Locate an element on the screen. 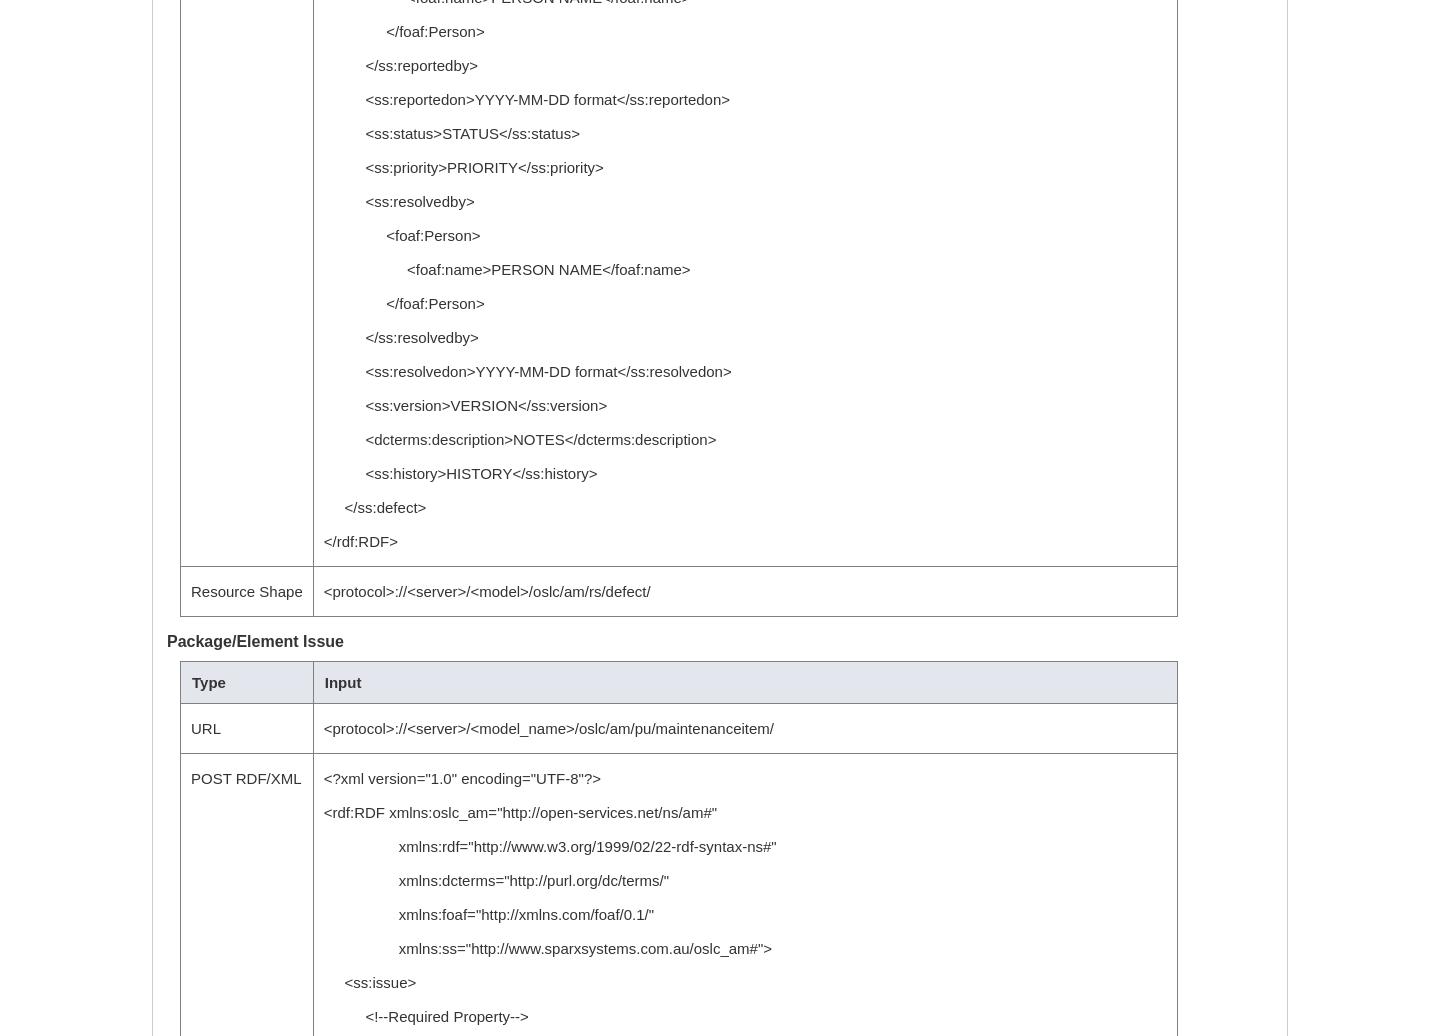  'Input' is located at coordinates (342, 682).